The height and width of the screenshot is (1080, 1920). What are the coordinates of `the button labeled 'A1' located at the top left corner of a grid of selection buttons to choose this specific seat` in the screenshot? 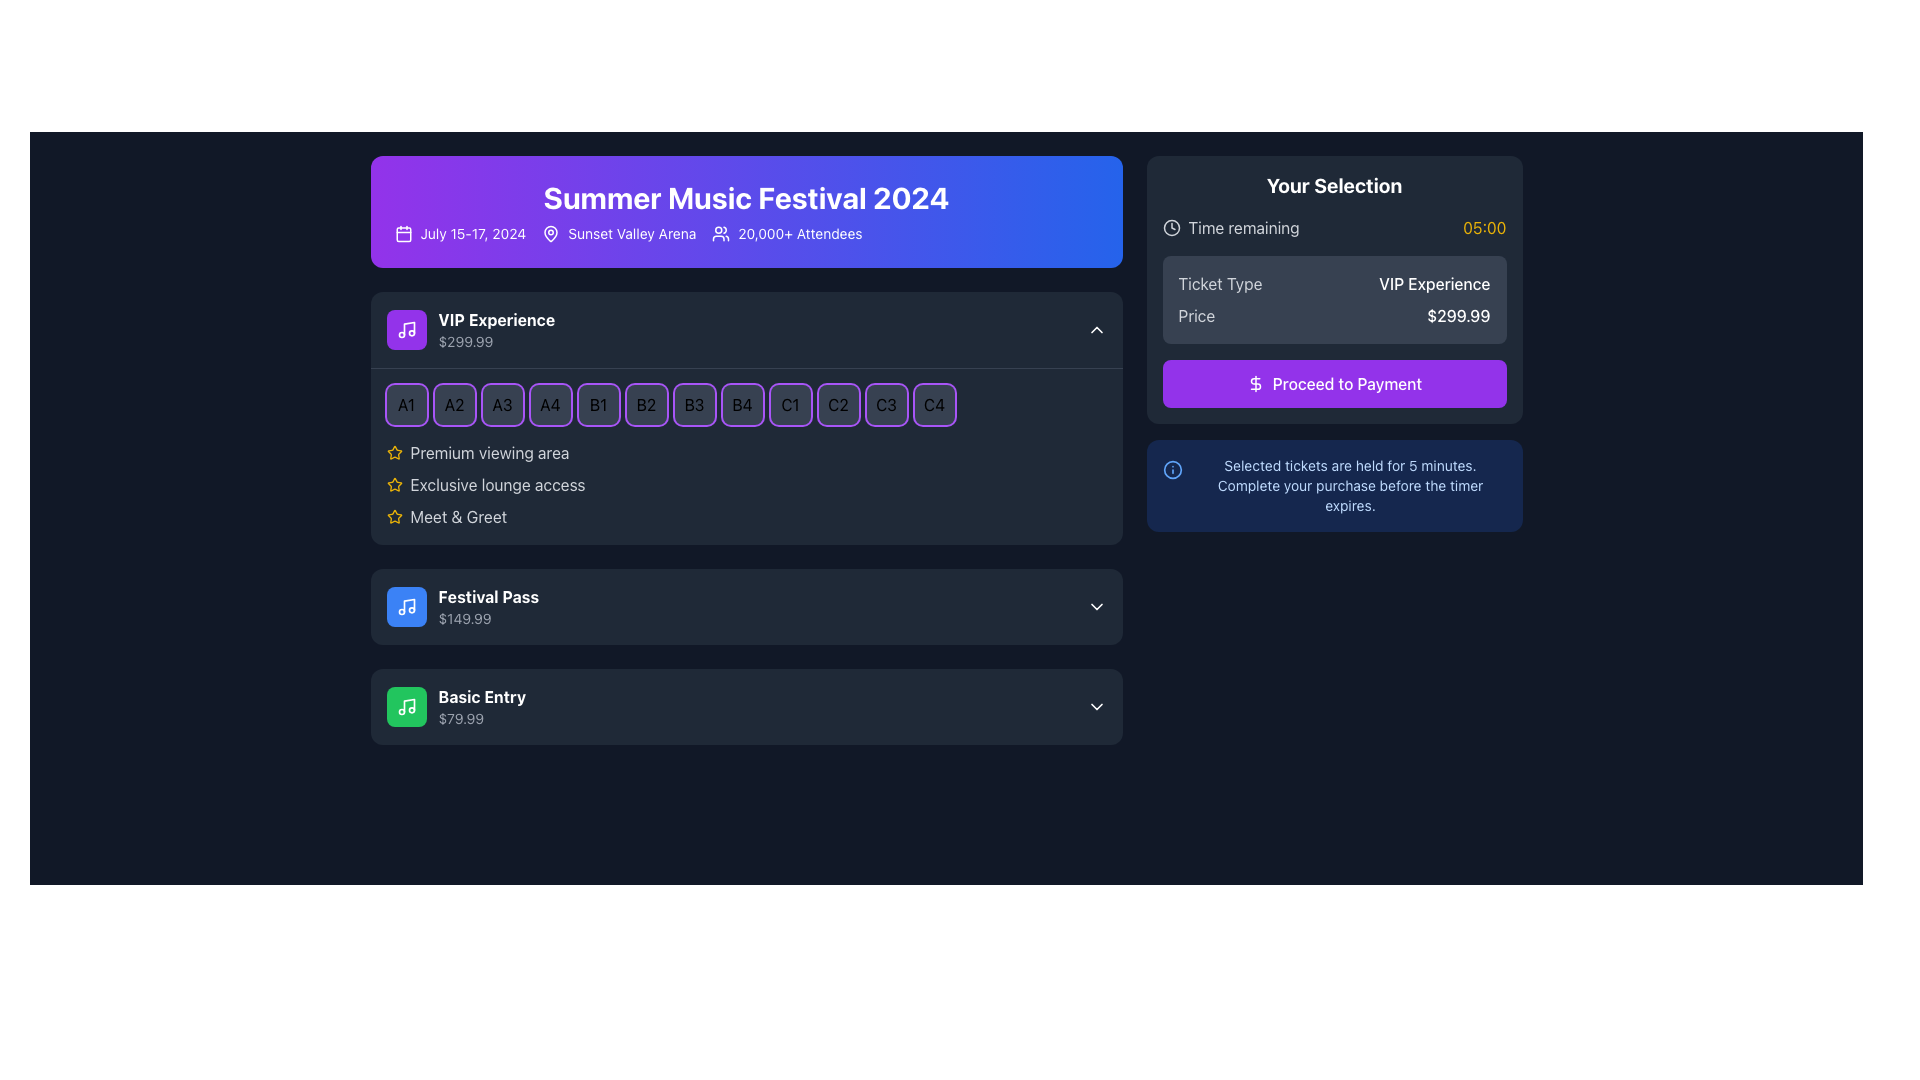 It's located at (405, 405).